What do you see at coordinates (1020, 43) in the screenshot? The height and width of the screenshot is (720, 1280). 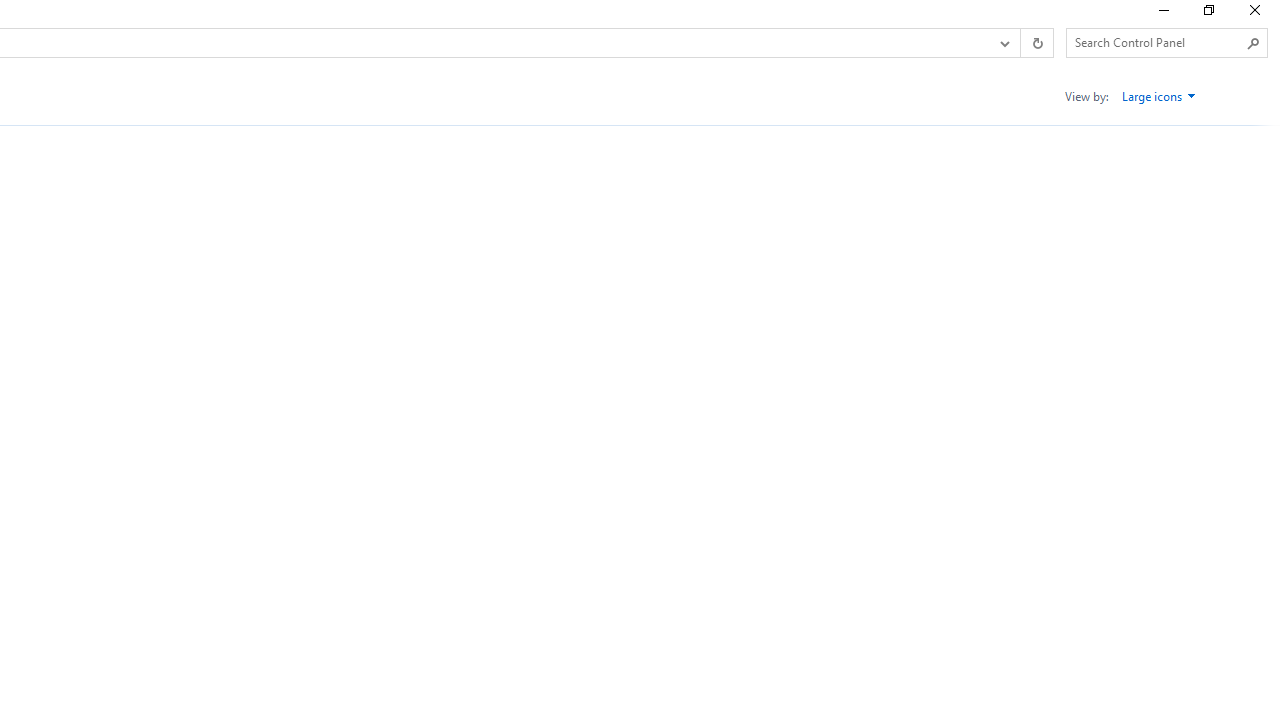 I see `'Address band toolbar'` at bounding box center [1020, 43].